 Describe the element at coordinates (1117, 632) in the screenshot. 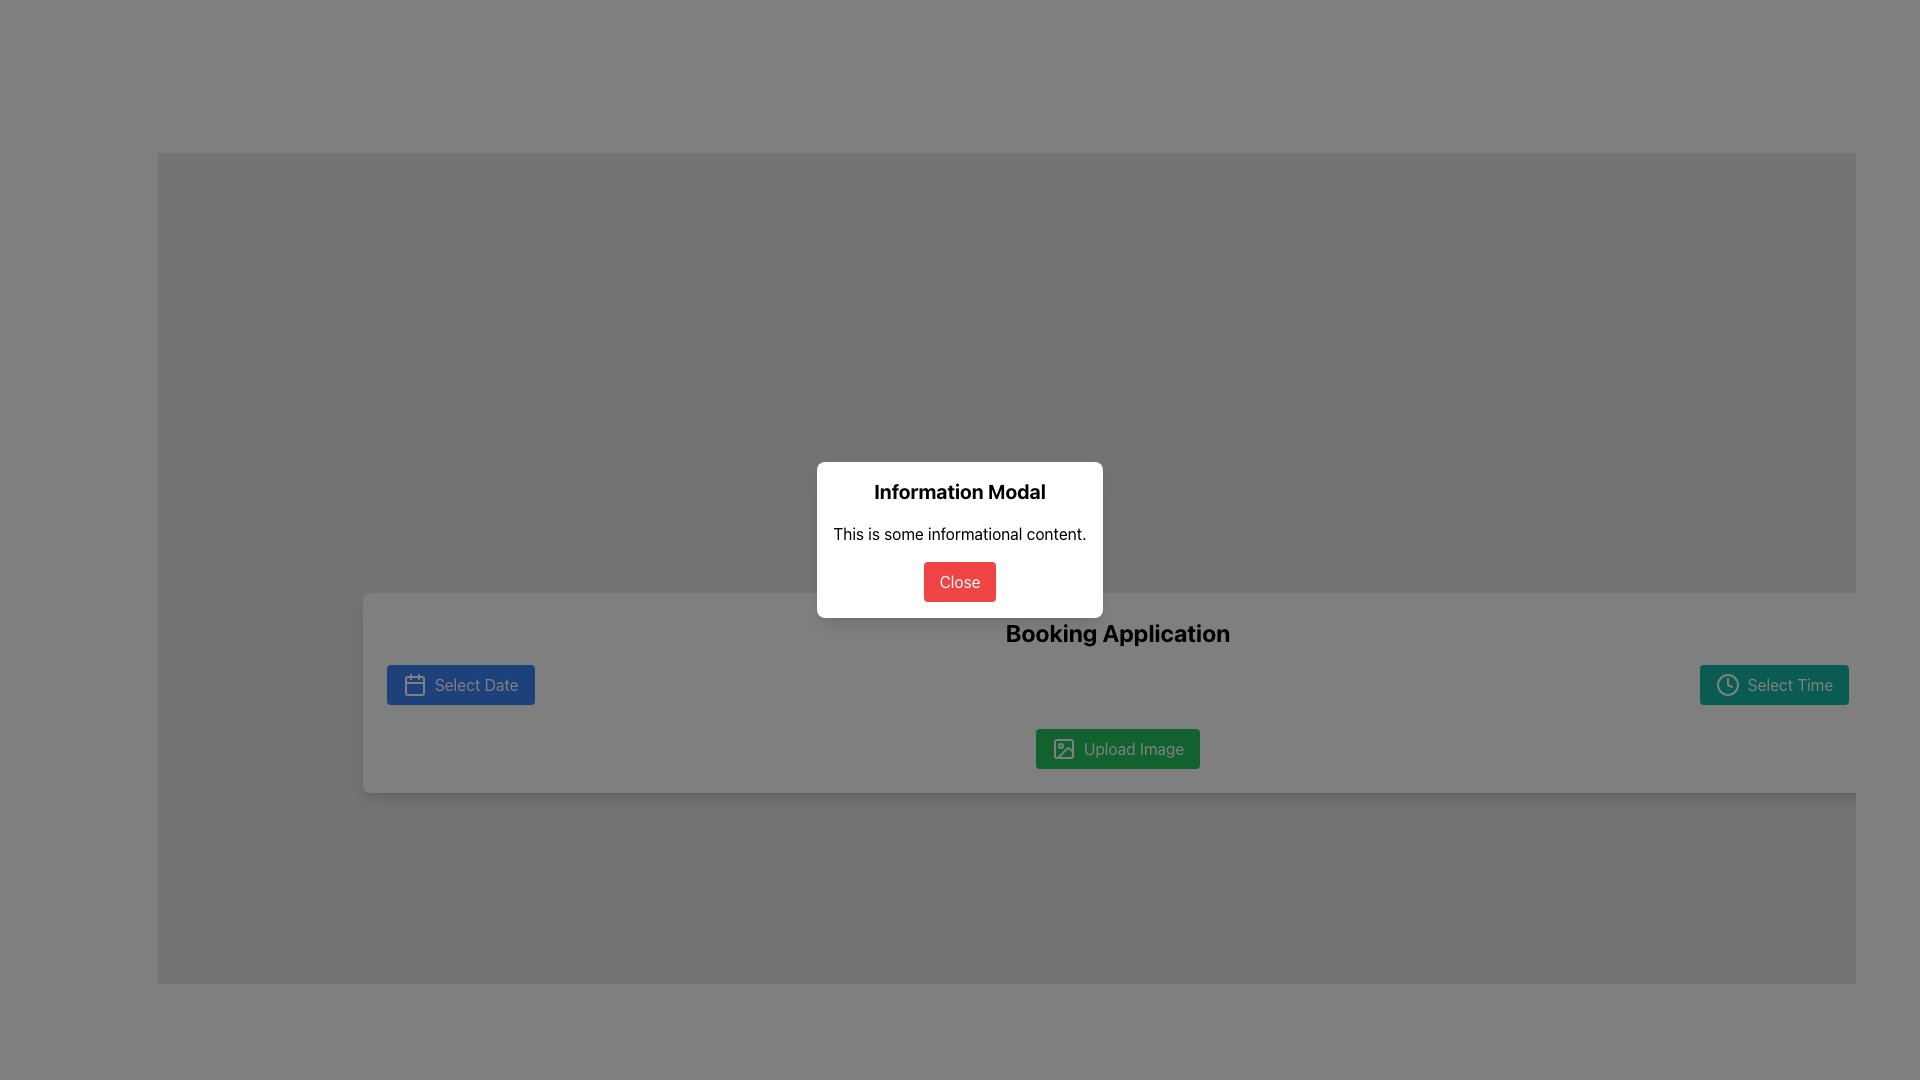

I see `the text display element labeled 'Booking Application', prominently styled in bold and larger font, located at the top of its card-like component` at that location.